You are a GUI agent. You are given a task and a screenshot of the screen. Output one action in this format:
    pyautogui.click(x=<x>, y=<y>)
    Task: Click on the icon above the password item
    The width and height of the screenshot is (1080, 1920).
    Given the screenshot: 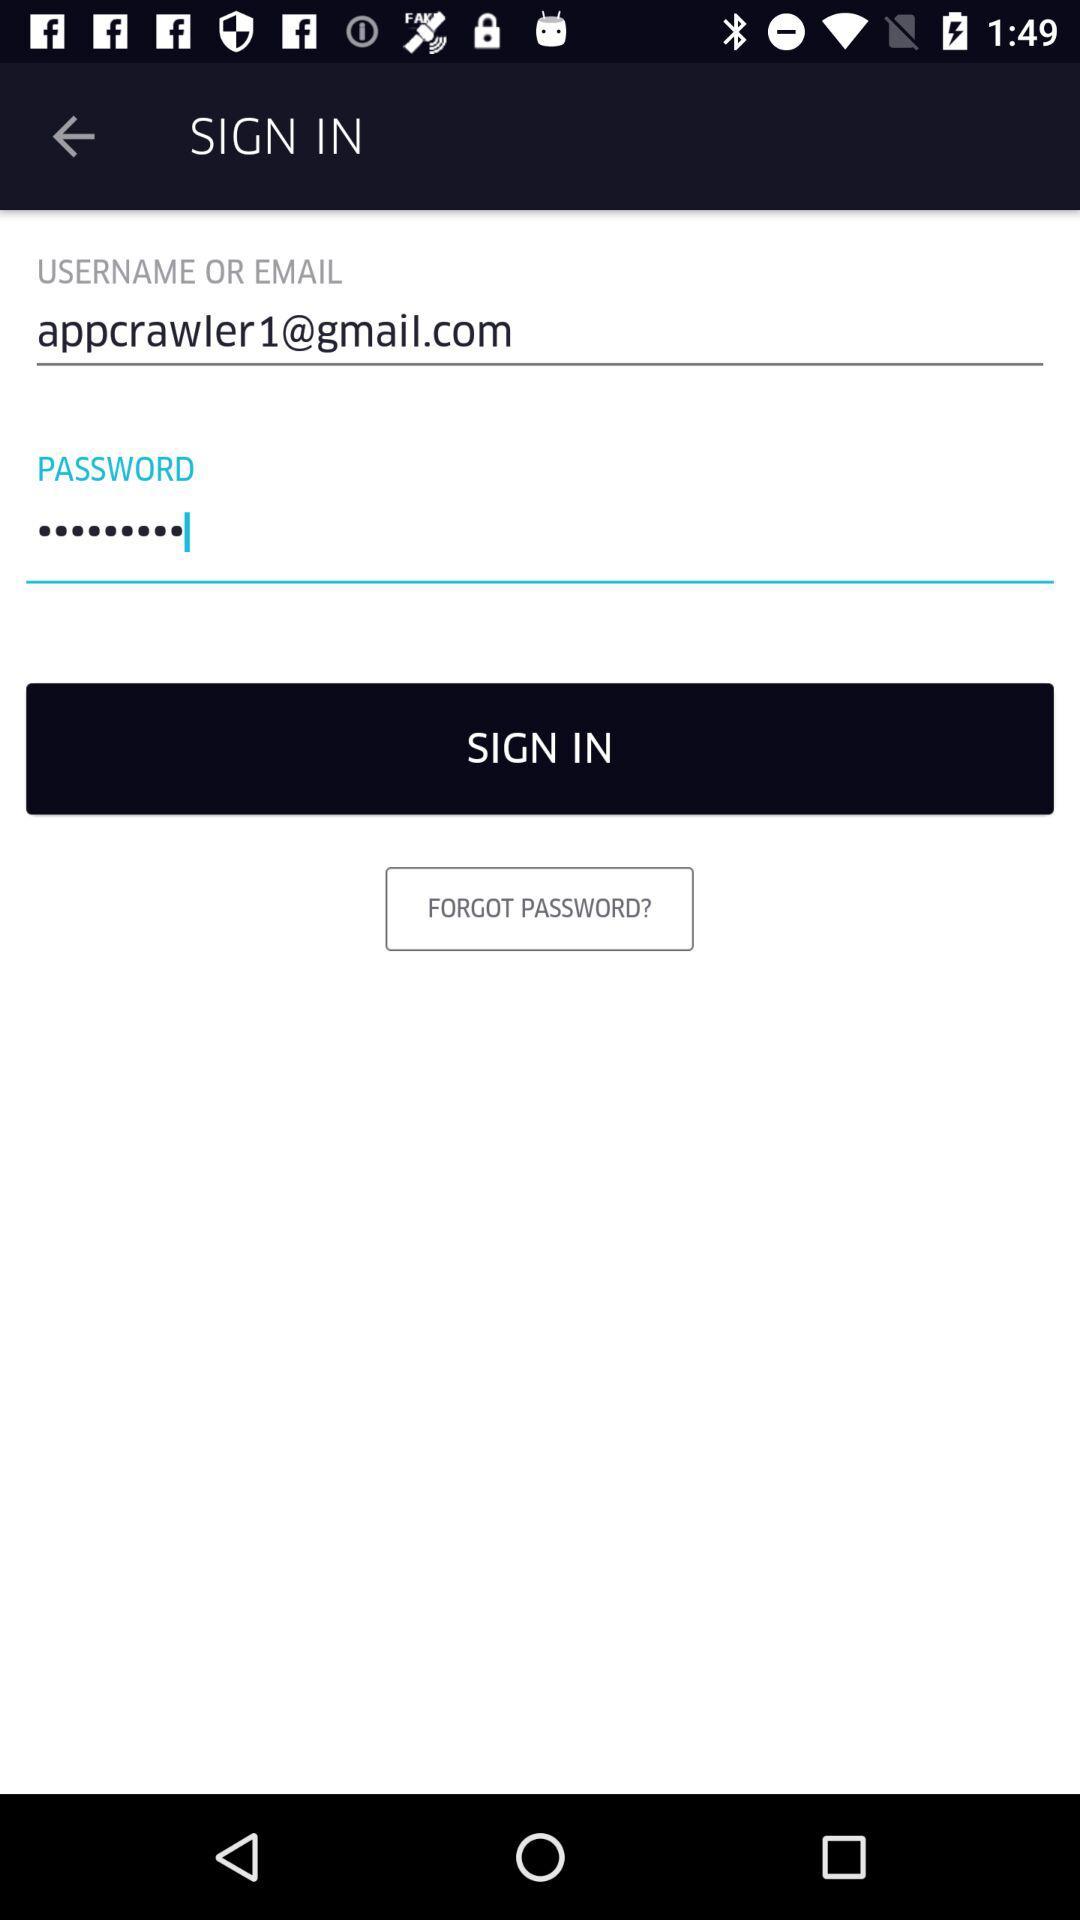 What is the action you would take?
    pyautogui.click(x=540, y=340)
    